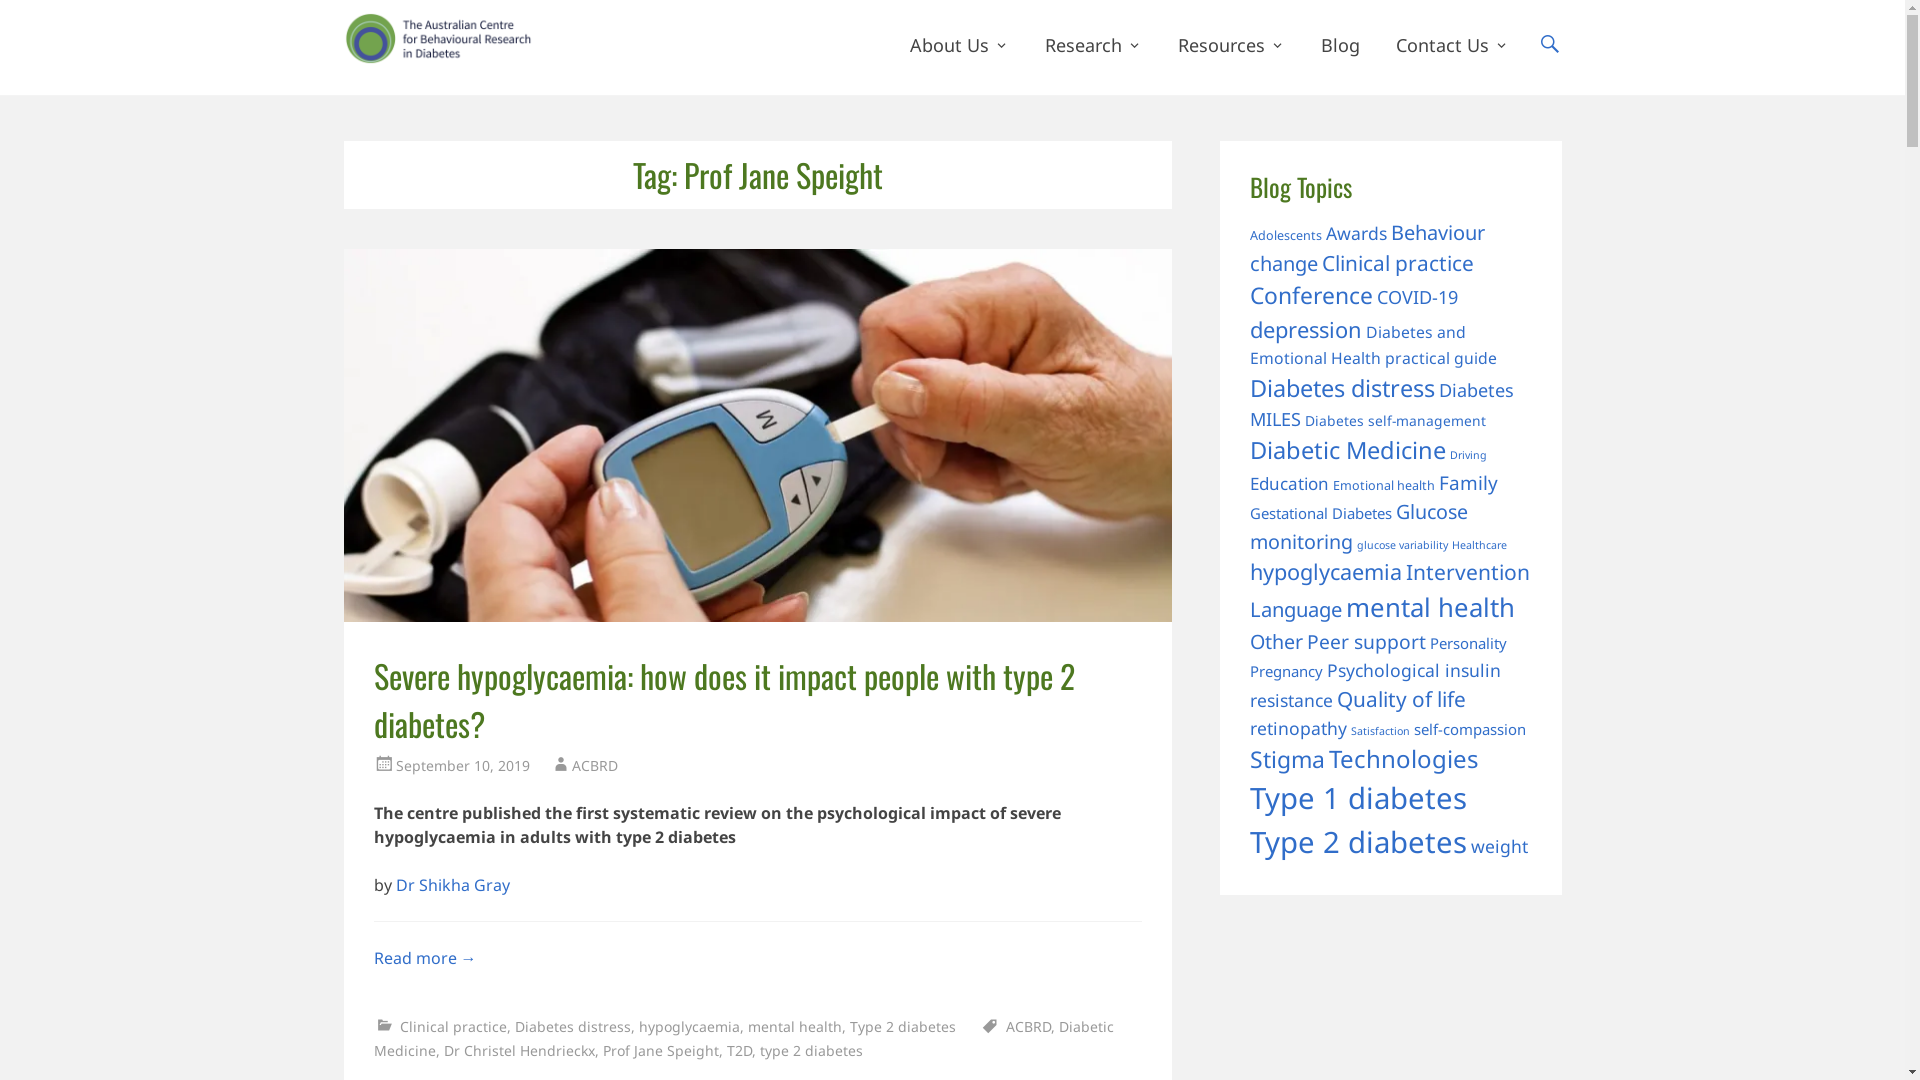 Image resolution: width=1920 pixels, height=1080 pixels. Describe the element at coordinates (1451, 544) in the screenshot. I see `'Healthcare'` at that location.